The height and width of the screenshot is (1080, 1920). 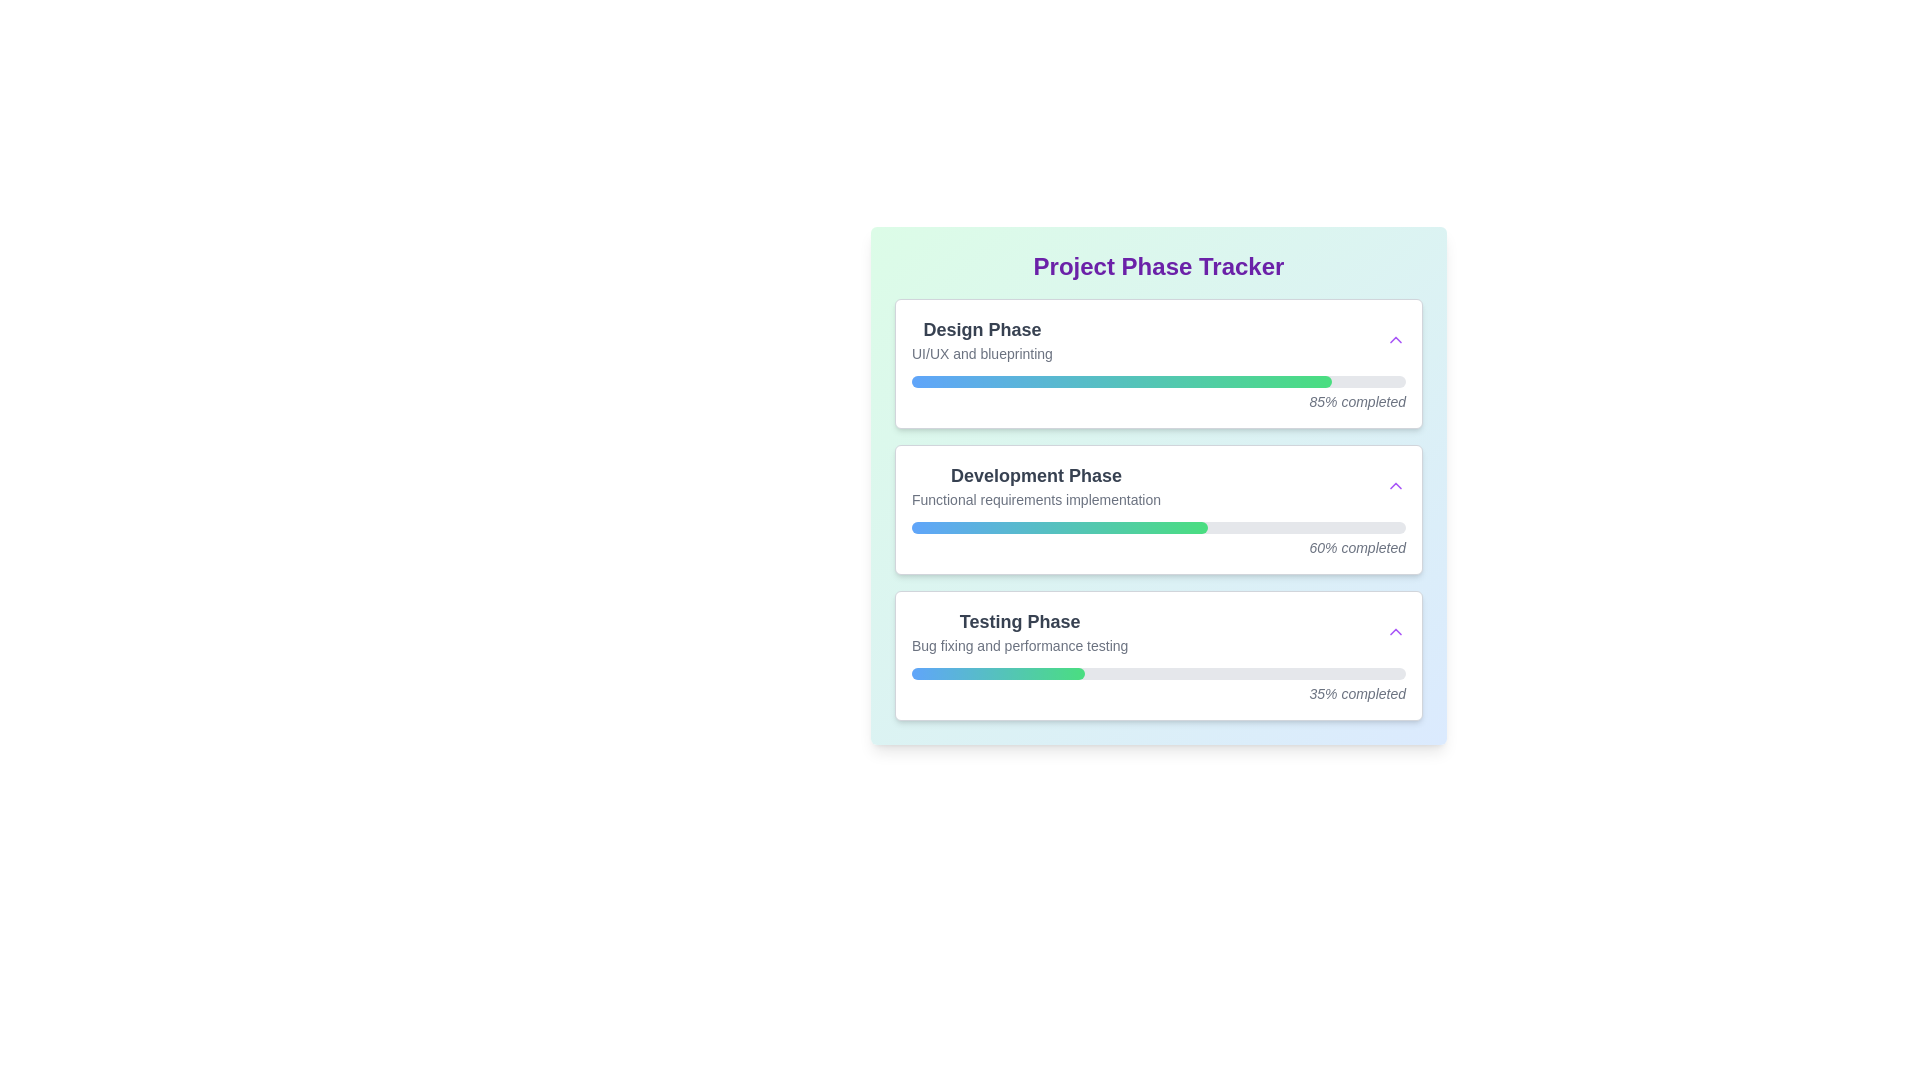 What do you see at coordinates (1059, 527) in the screenshot?
I see `the gradient-filled portion of the progress bar segment in the 'Development Phase' section, which displays a gradient from blue to green and has rounded edges` at bounding box center [1059, 527].